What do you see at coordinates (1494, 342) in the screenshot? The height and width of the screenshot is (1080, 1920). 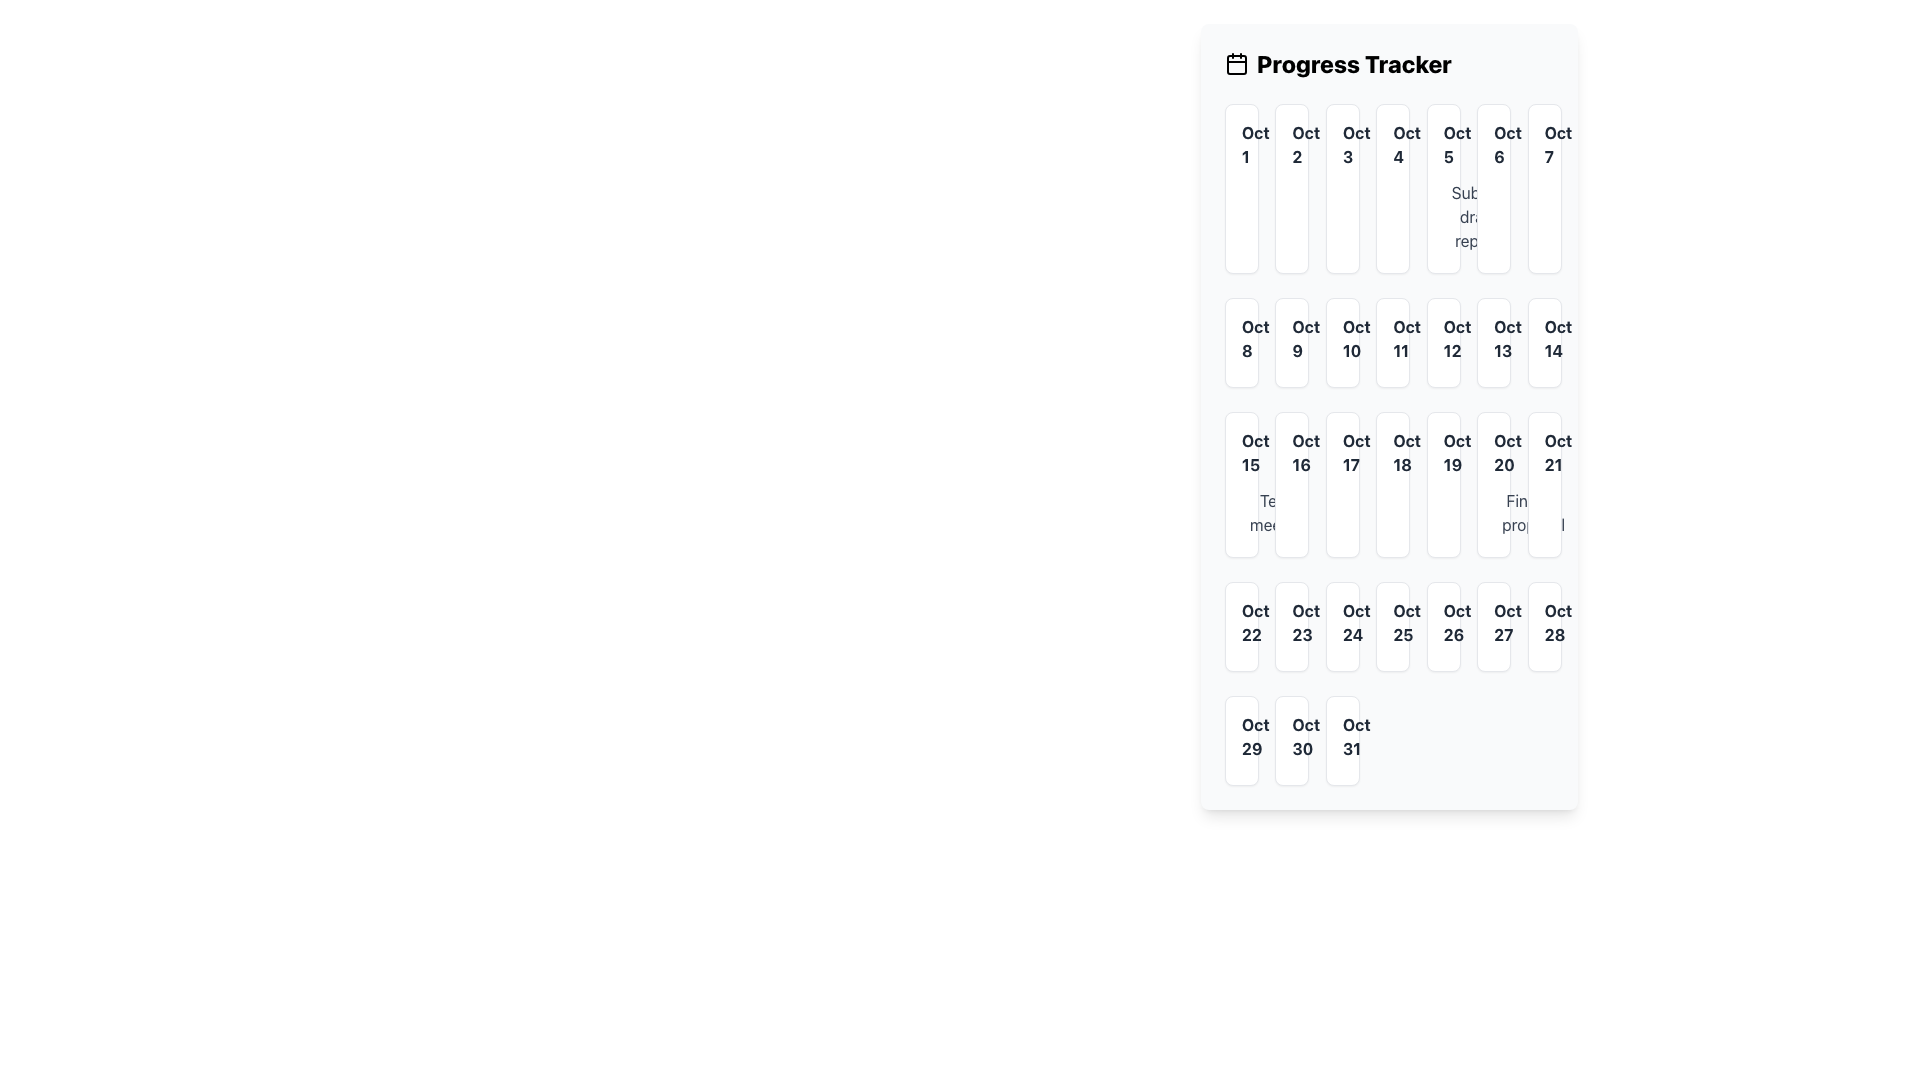 I see `the visual card element representing the date 'October 13th' within the grid layout` at bounding box center [1494, 342].